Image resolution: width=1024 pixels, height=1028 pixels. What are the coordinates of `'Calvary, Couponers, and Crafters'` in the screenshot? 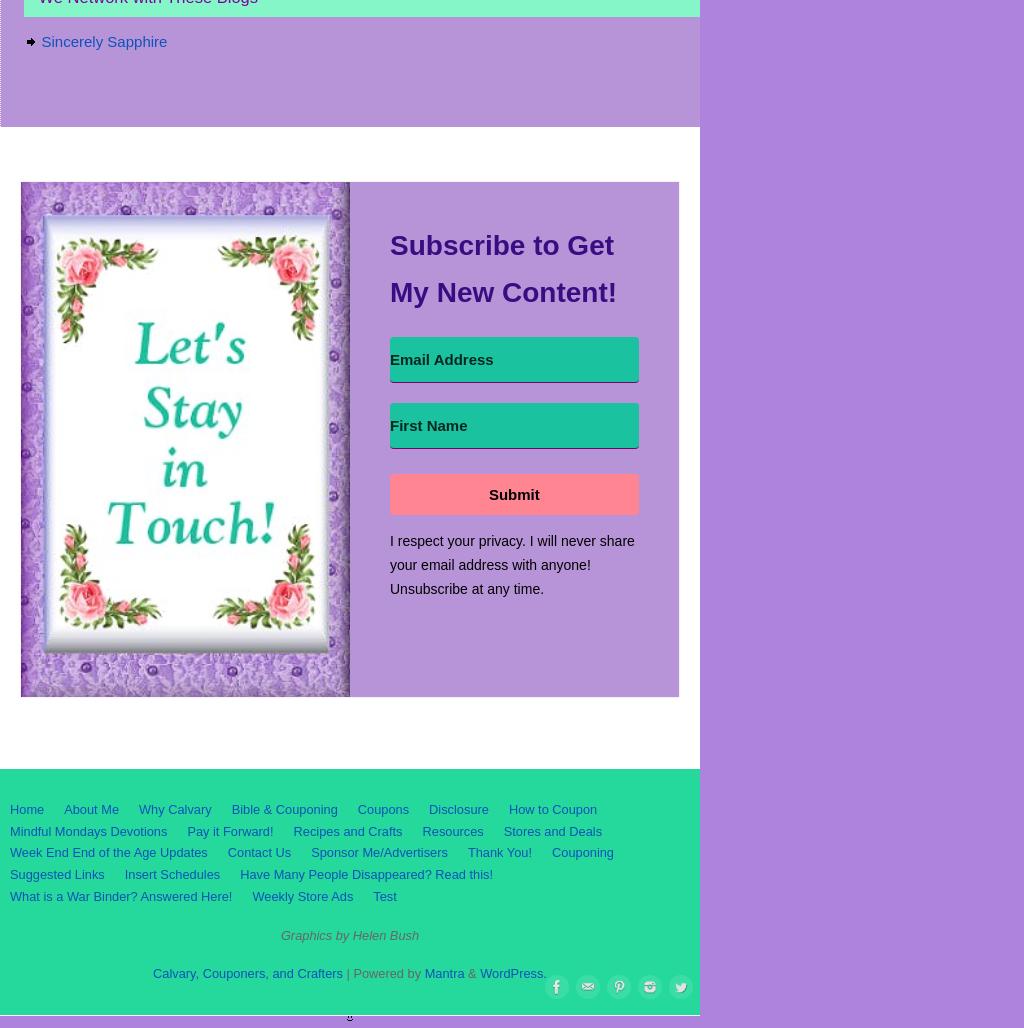 It's located at (246, 972).